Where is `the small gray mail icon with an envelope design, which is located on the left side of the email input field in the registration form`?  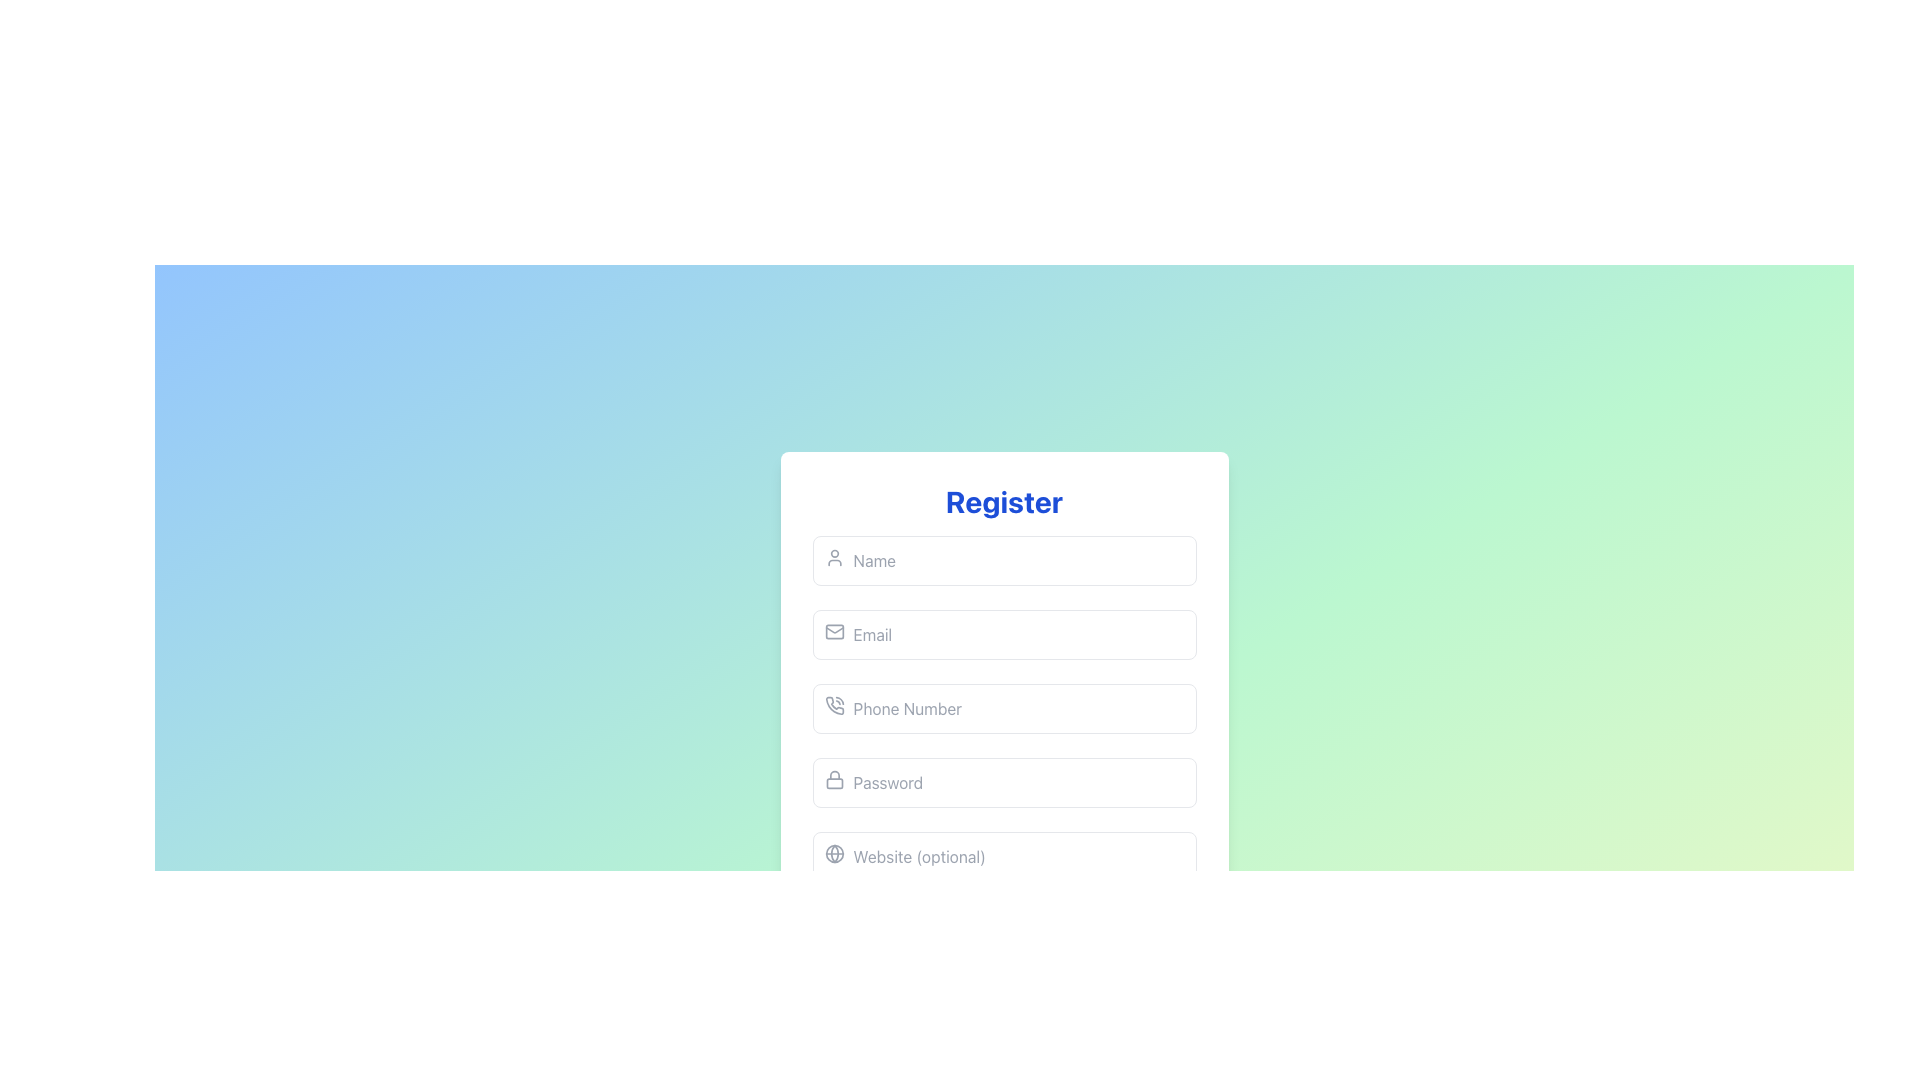 the small gray mail icon with an envelope design, which is located on the left side of the email input field in the registration form is located at coordinates (834, 632).